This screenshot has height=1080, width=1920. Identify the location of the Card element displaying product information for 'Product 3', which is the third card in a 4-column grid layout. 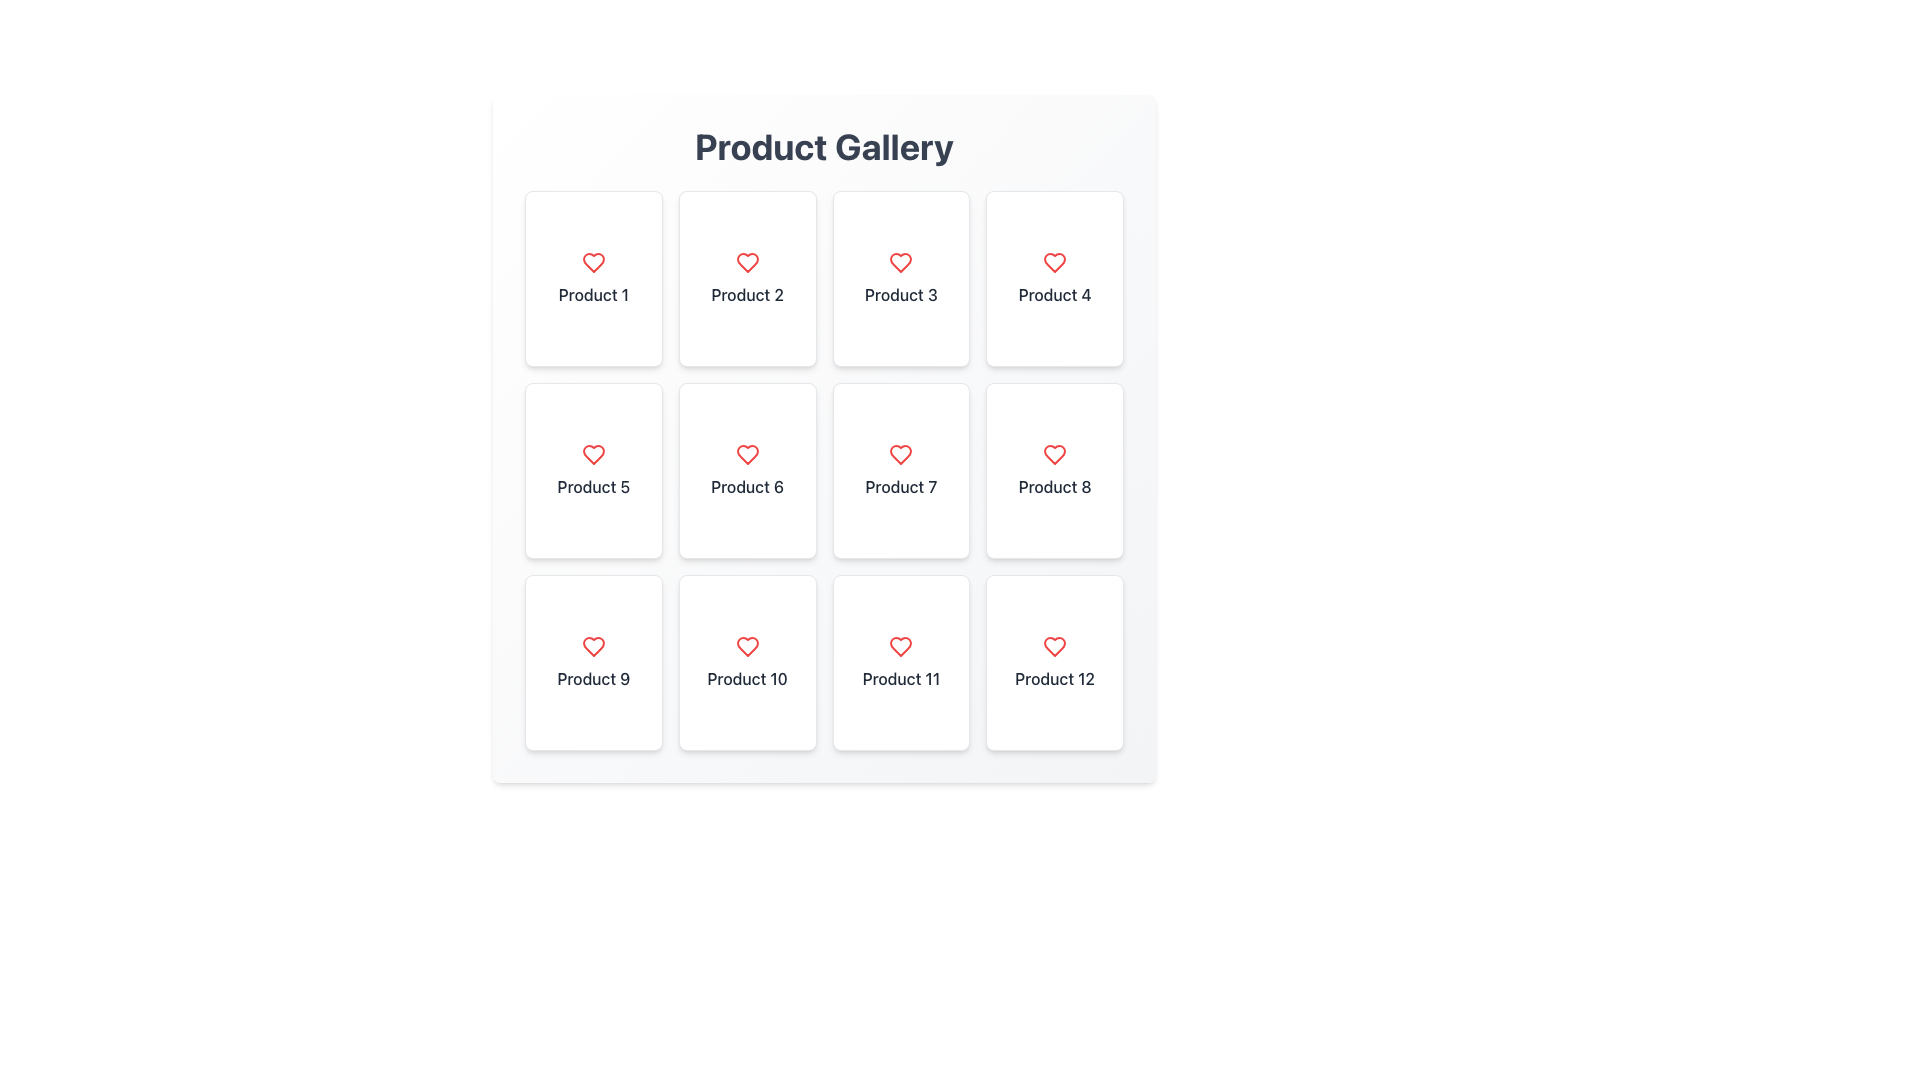
(900, 278).